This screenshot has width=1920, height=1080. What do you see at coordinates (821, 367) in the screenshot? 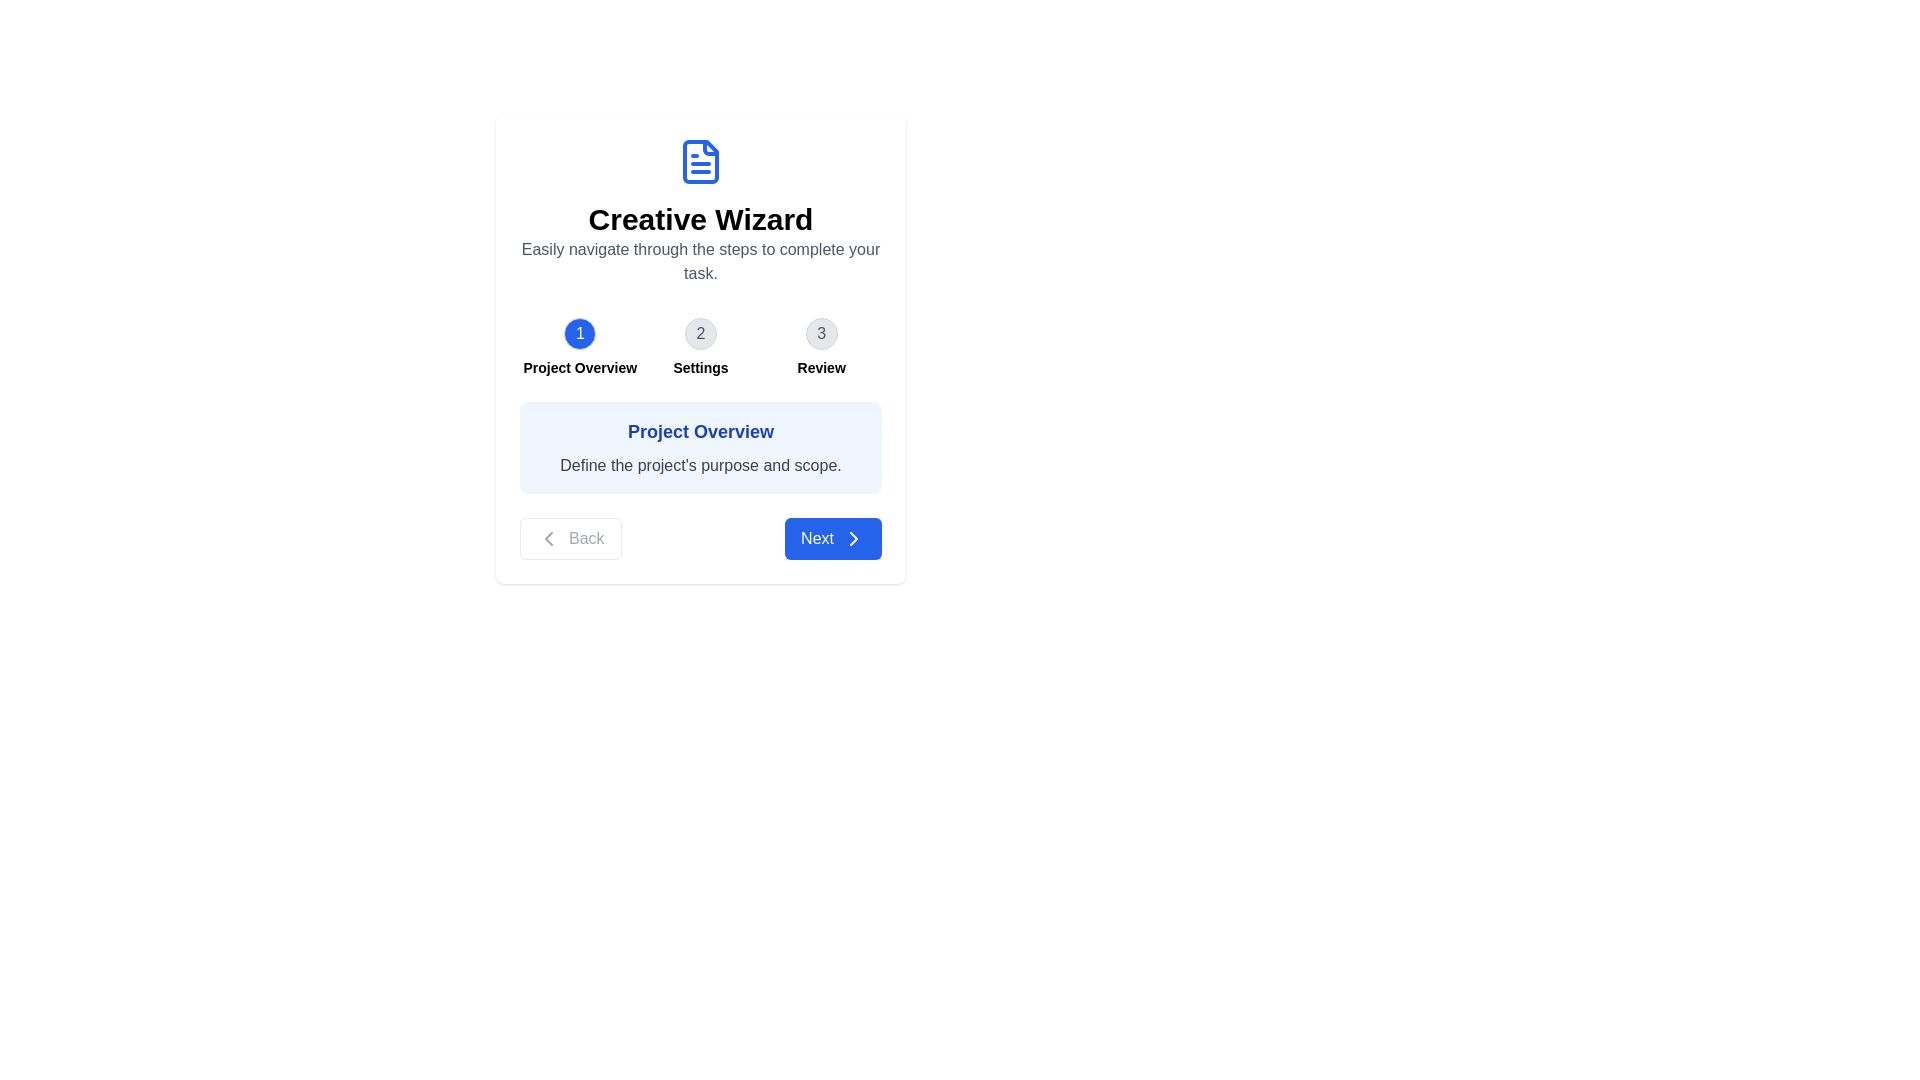
I see `the 'Review' step label in the wizard-style interface, which indicates the current stage of the process and is positioned beneath the circular icon labeled '3'` at bounding box center [821, 367].